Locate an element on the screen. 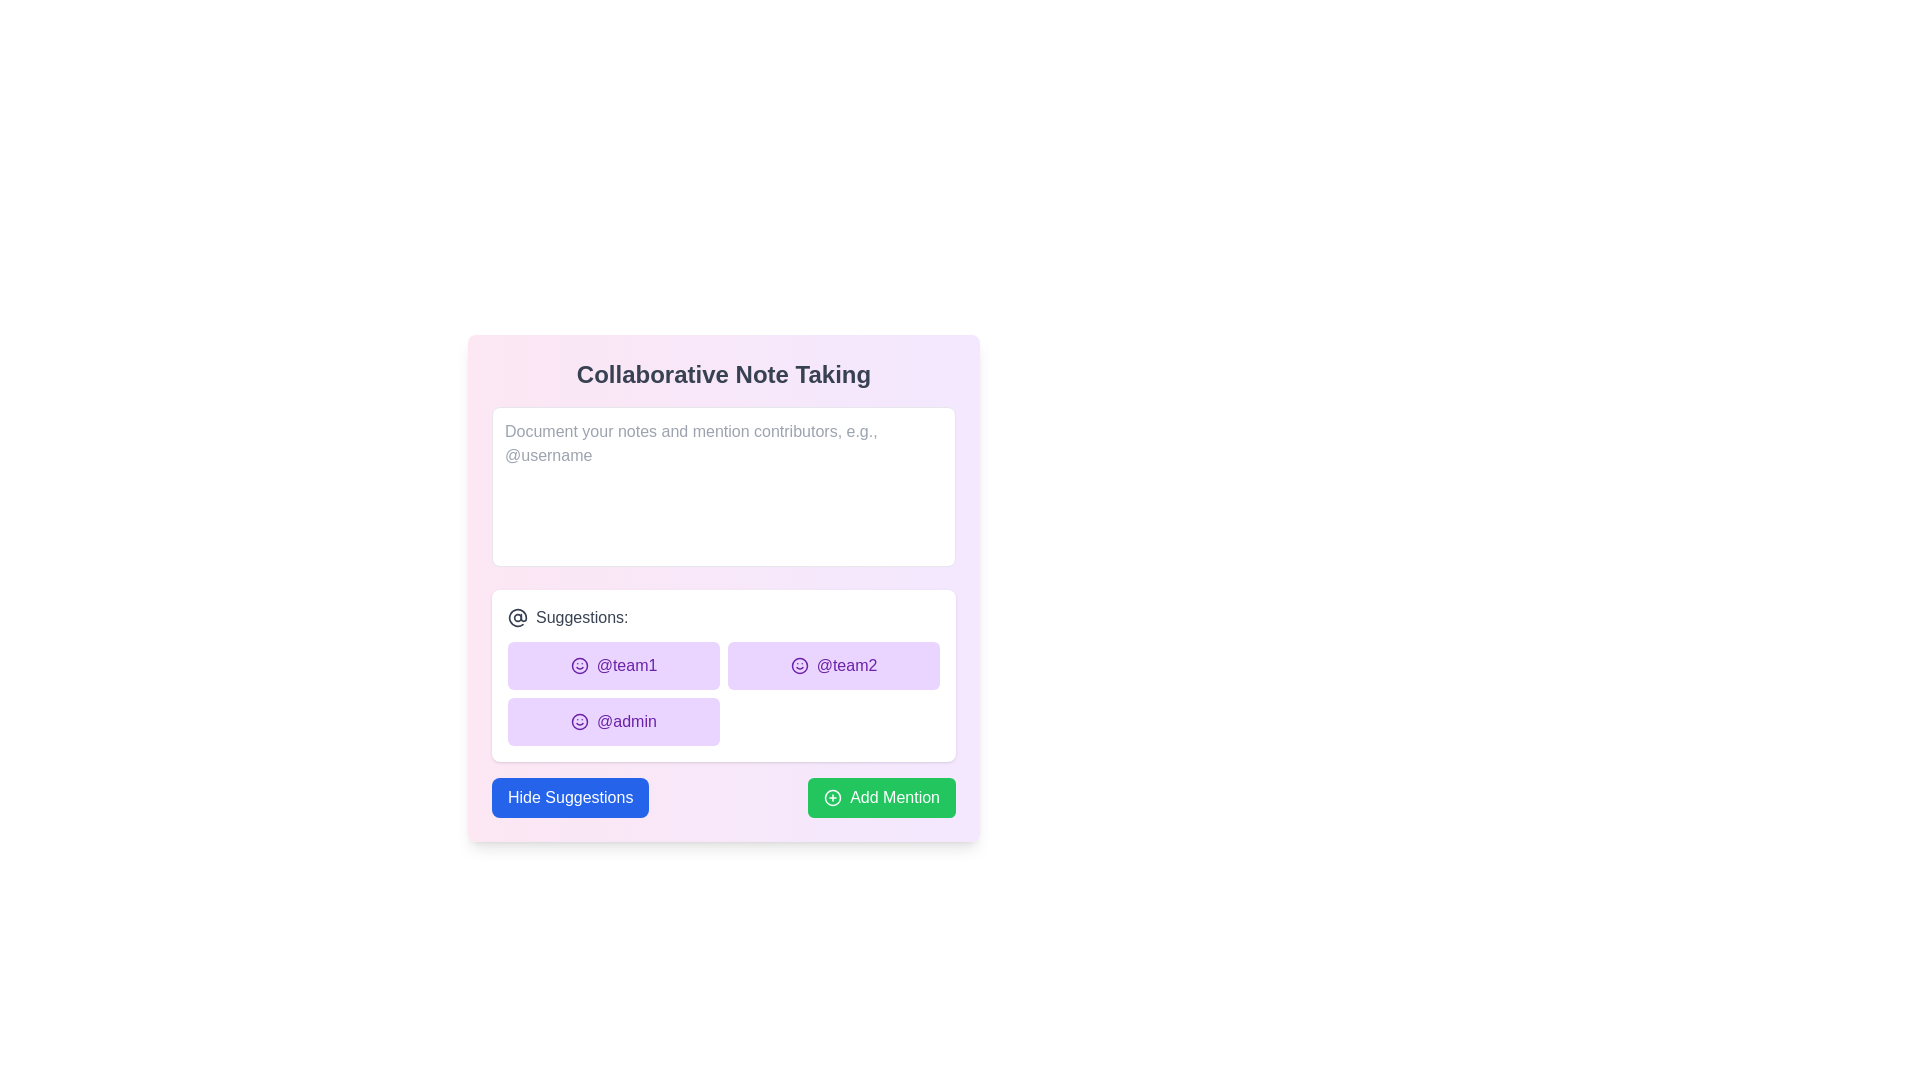  the central circular outline of the SVG smiley icon, which is part of the admin user representation in the suggestions section marked '@admin' is located at coordinates (579, 721).